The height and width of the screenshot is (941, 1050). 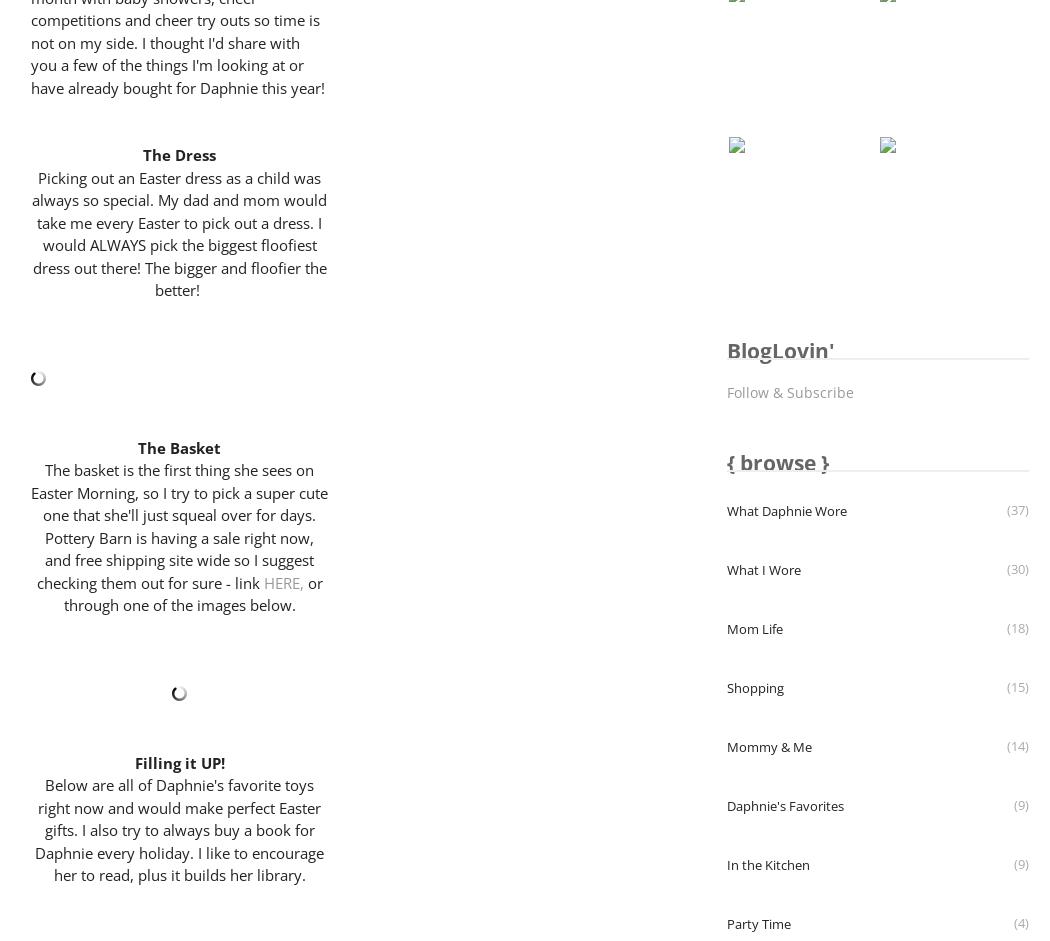 I want to click on '{ browse }', so click(x=777, y=462).